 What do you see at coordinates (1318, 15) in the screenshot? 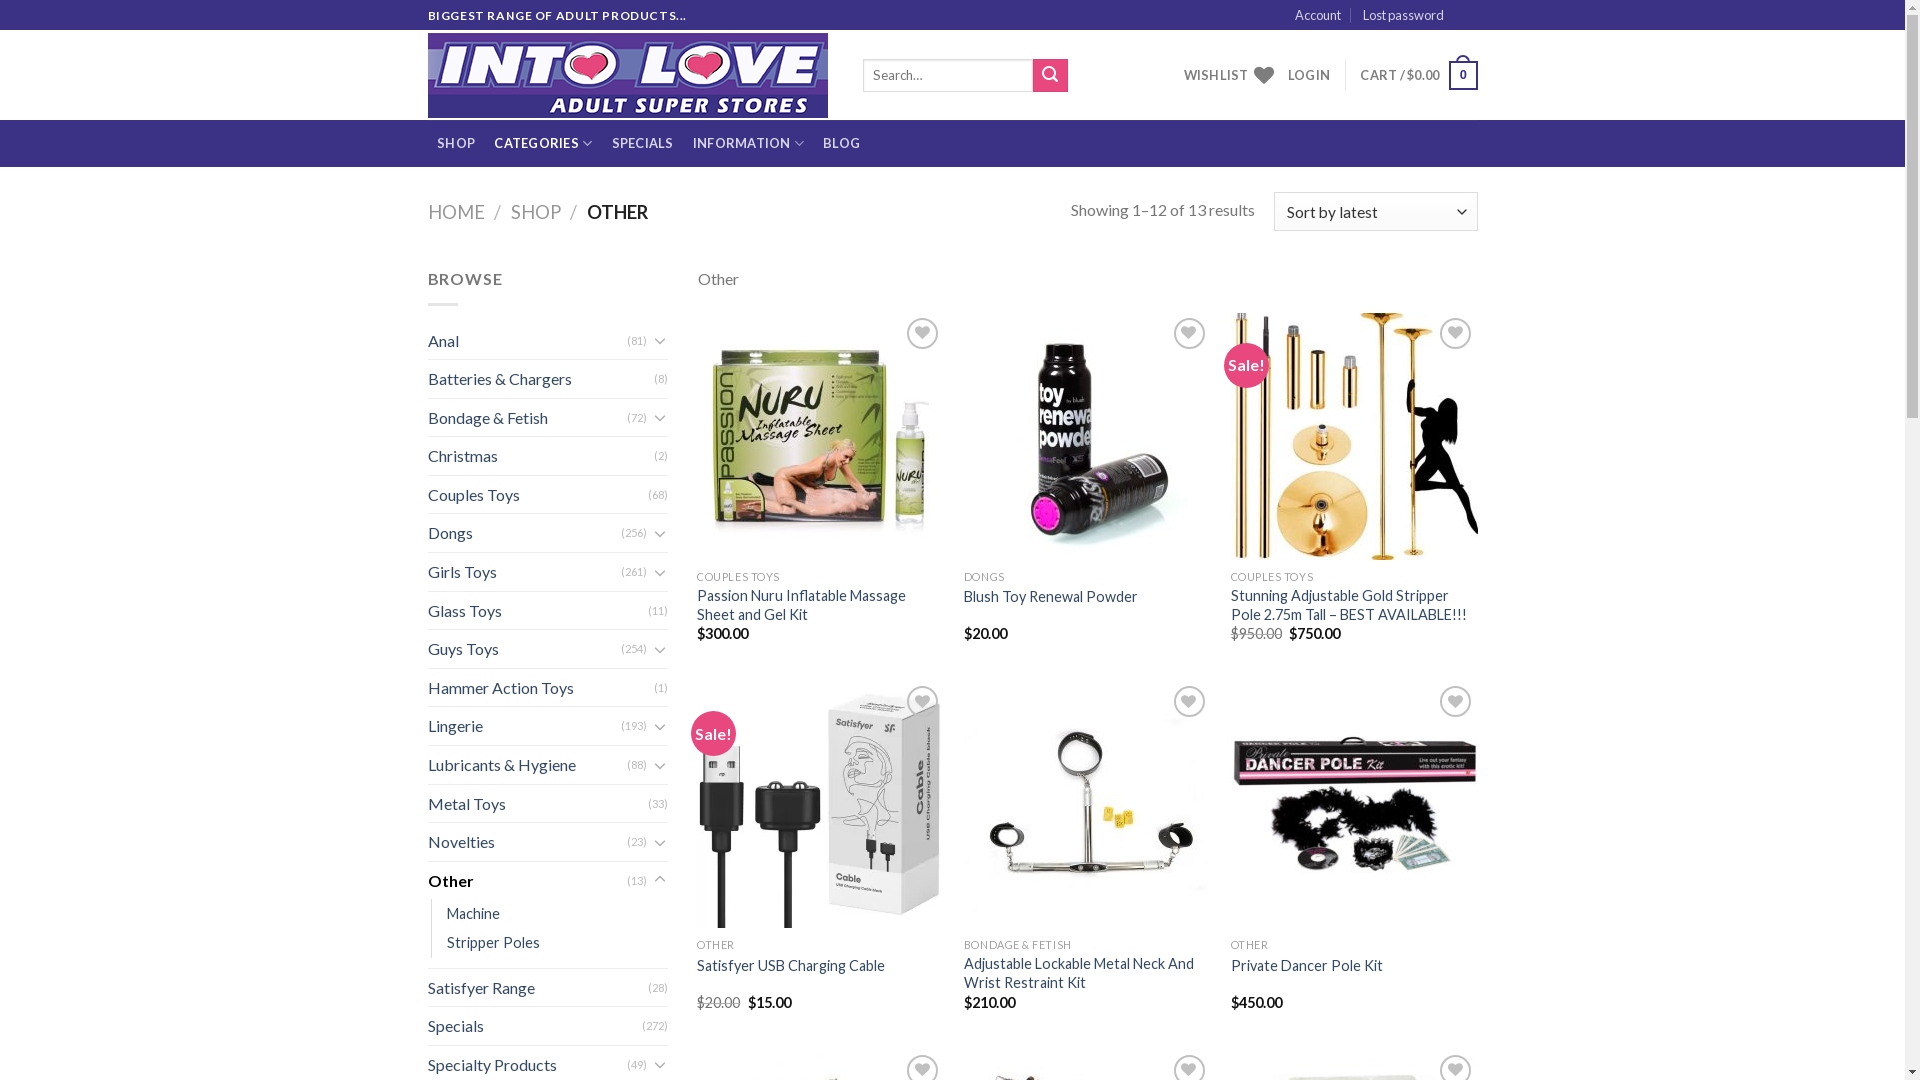
I see `'Account'` at bounding box center [1318, 15].